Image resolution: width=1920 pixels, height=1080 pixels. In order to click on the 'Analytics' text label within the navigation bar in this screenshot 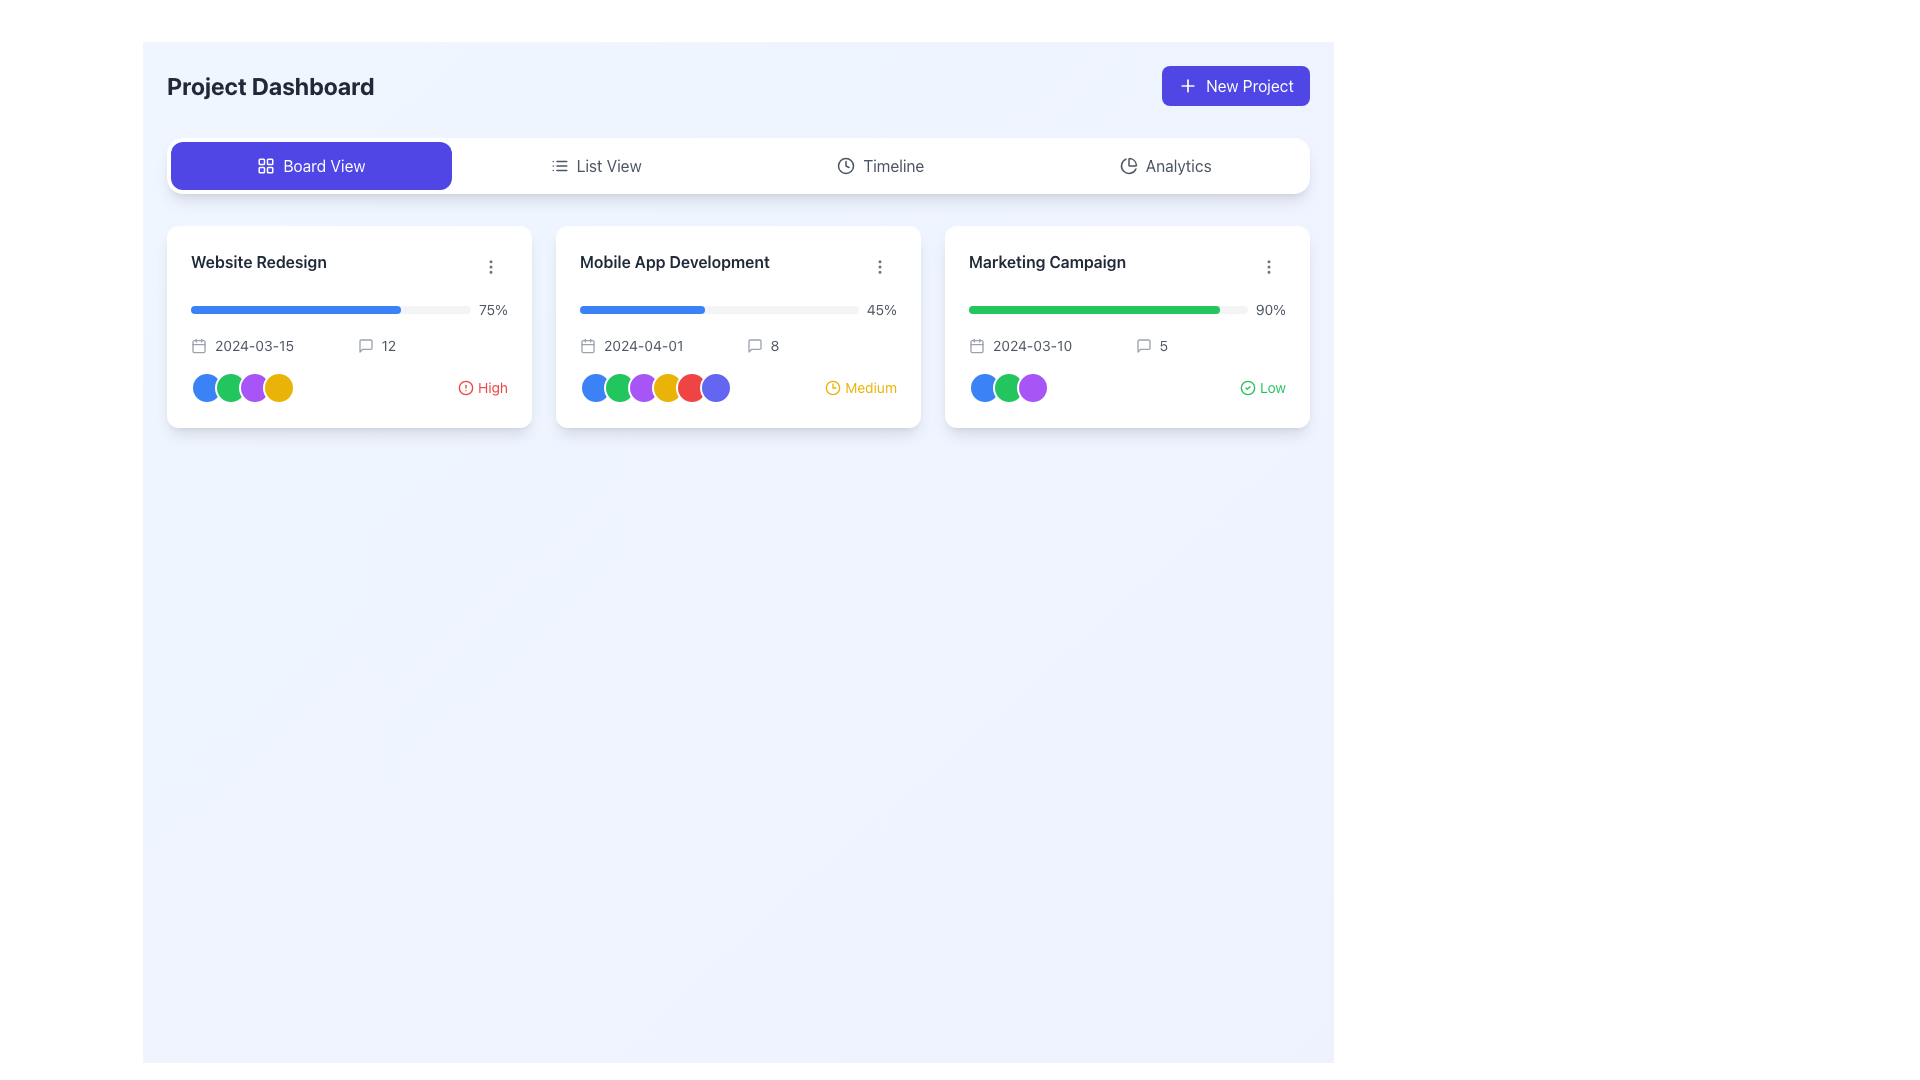, I will do `click(1177, 164)`.